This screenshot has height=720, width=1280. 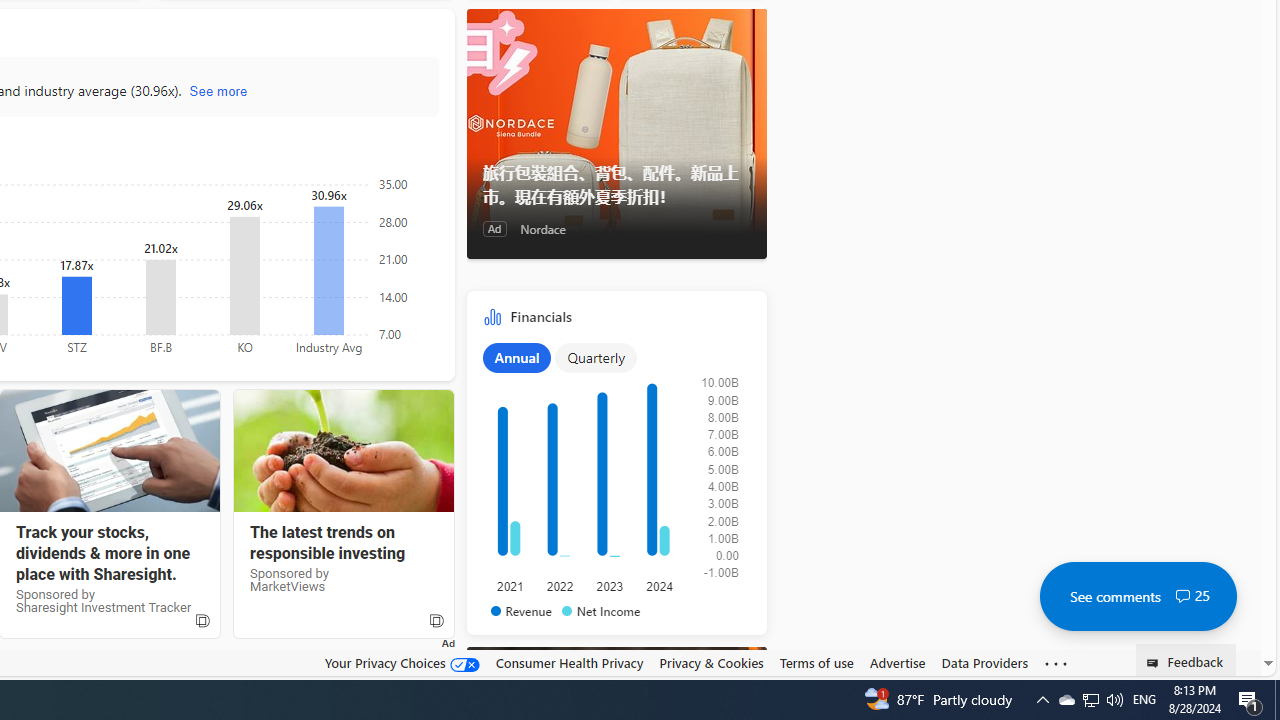 What do you see at coordinates (400, 662) in the screenshot?
I see `'Your Privacy Choices'` at bounding box center [400, 662].